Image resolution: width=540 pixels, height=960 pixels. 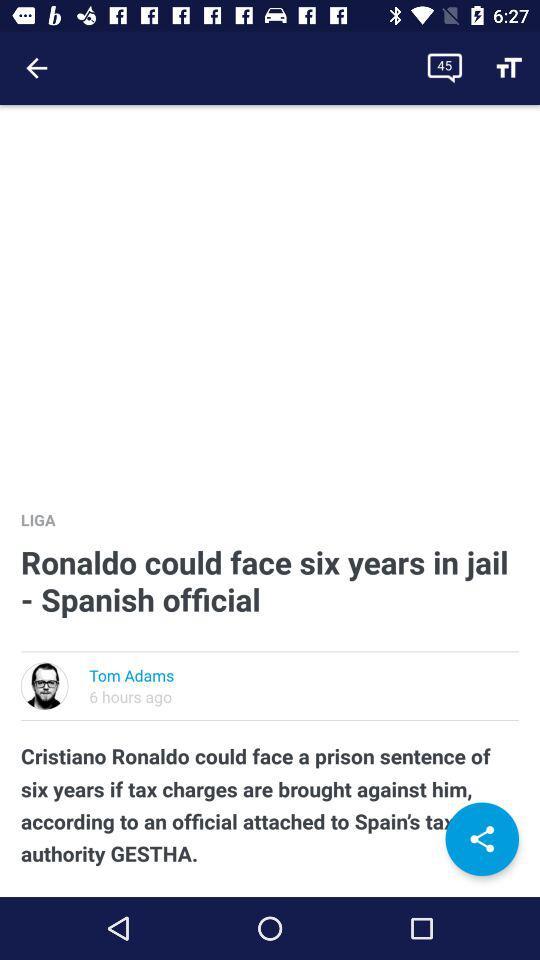 I want to click on the share icon, so click(x=481, y=839).